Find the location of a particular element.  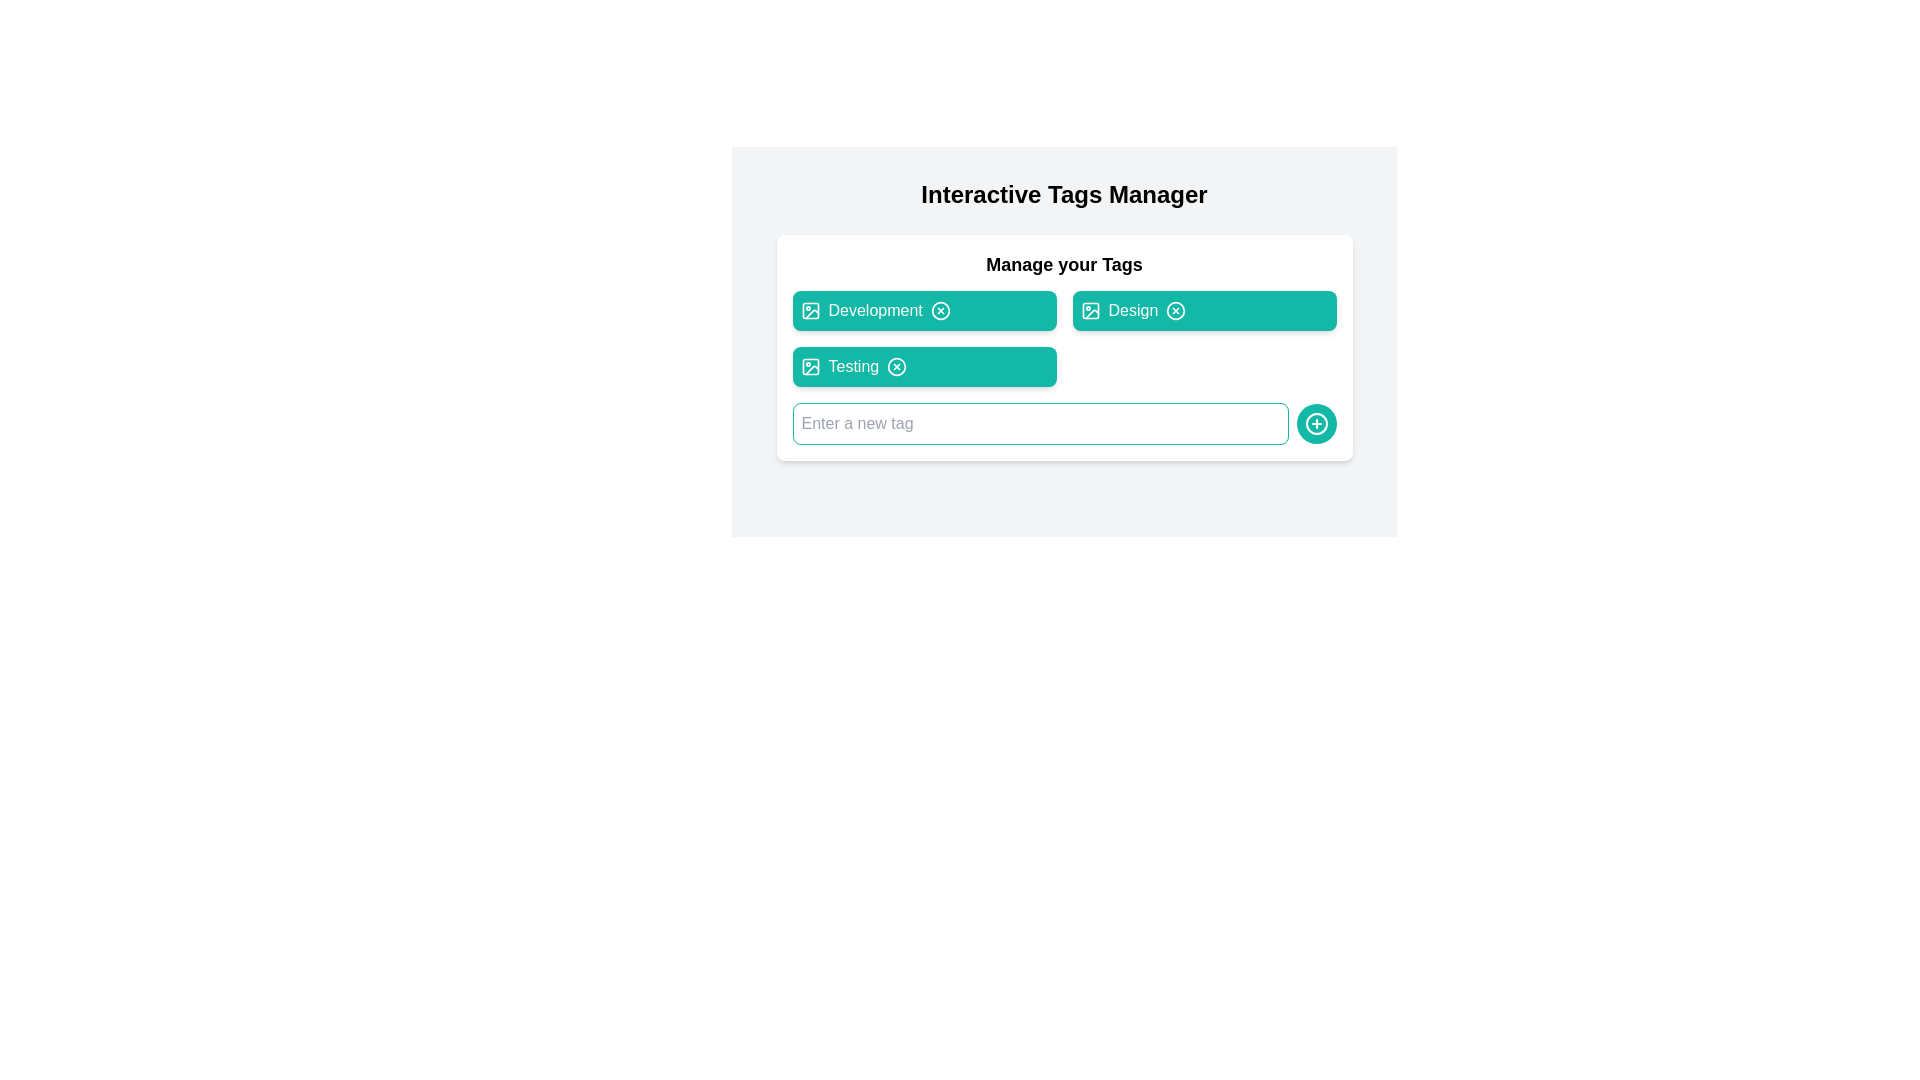

the circular SVG graphic component located within the 'Development' label in the 'Manage your Tags' section, indicating a close or delete action is located at coordinates (939, 311).